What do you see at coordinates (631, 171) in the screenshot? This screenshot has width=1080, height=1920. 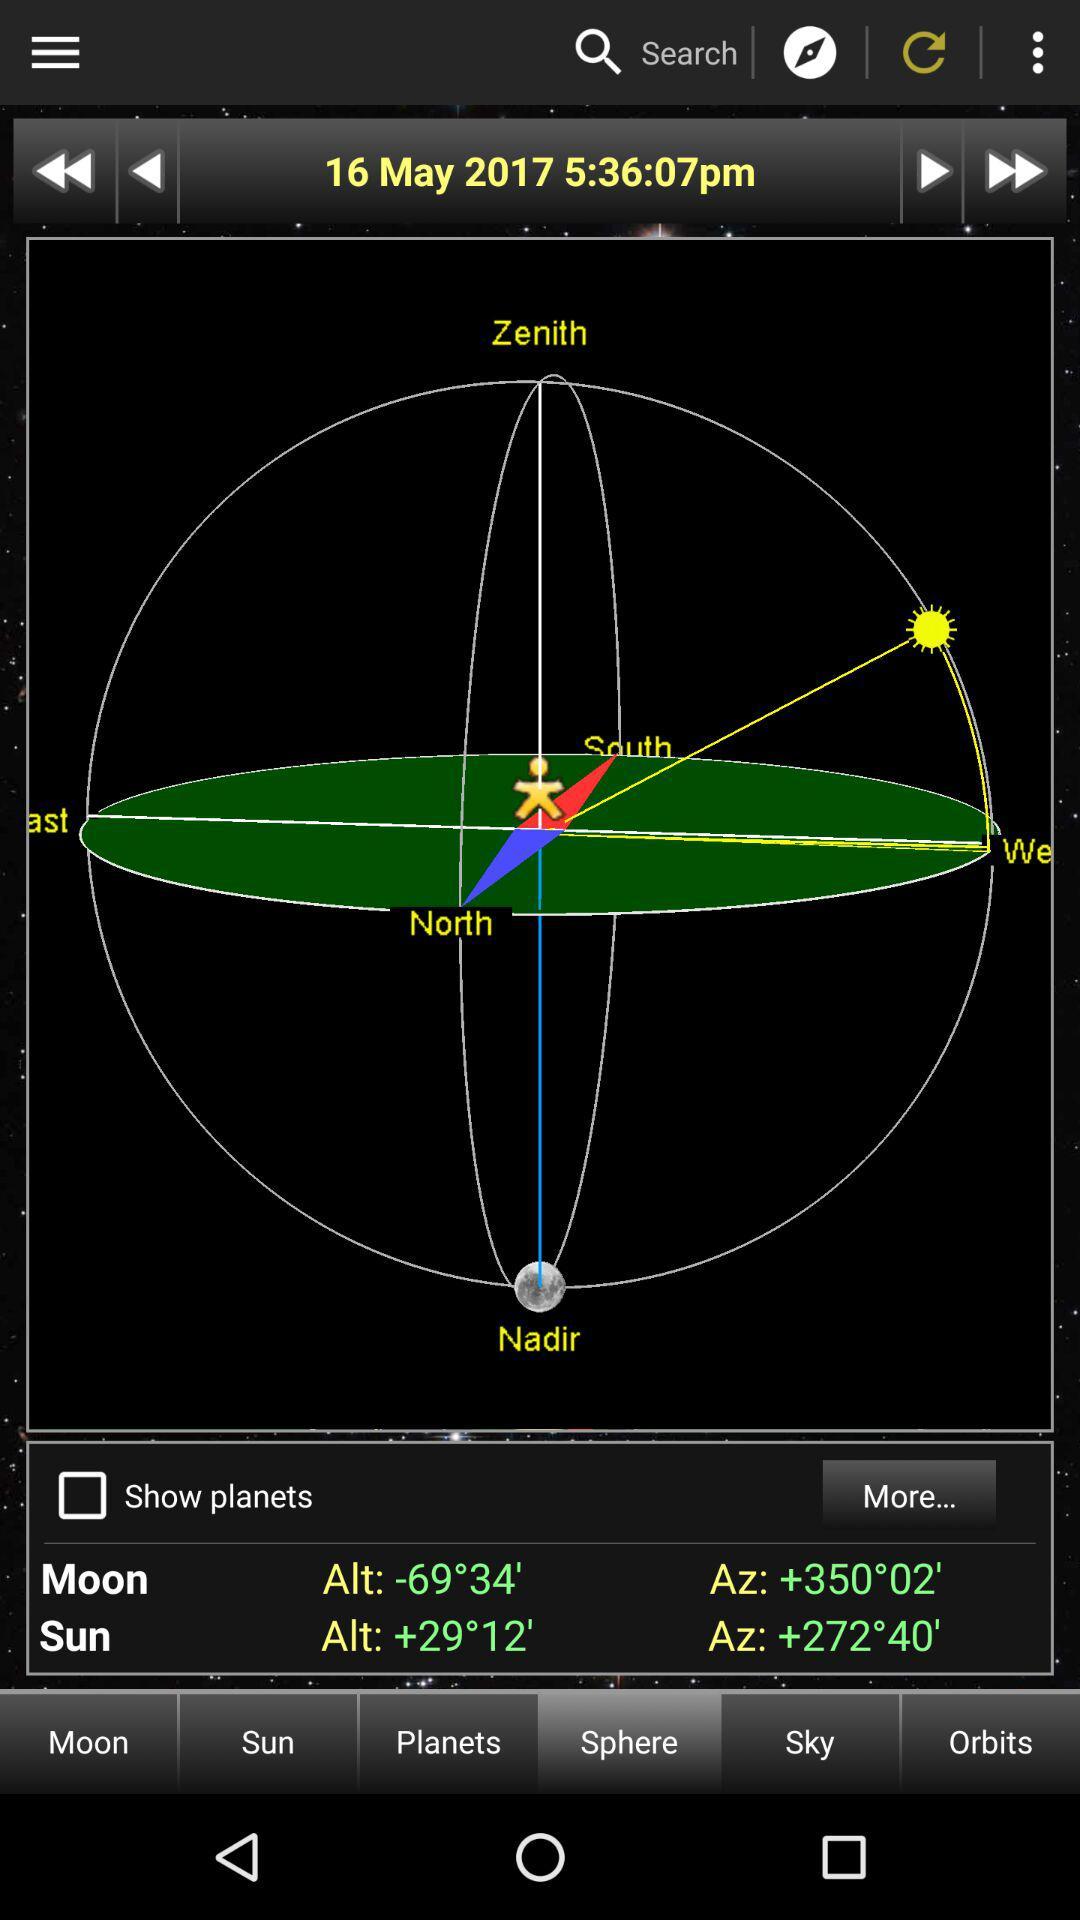 I see `the item to the right of the 16 may 2017` at bounding box center [631, 171].